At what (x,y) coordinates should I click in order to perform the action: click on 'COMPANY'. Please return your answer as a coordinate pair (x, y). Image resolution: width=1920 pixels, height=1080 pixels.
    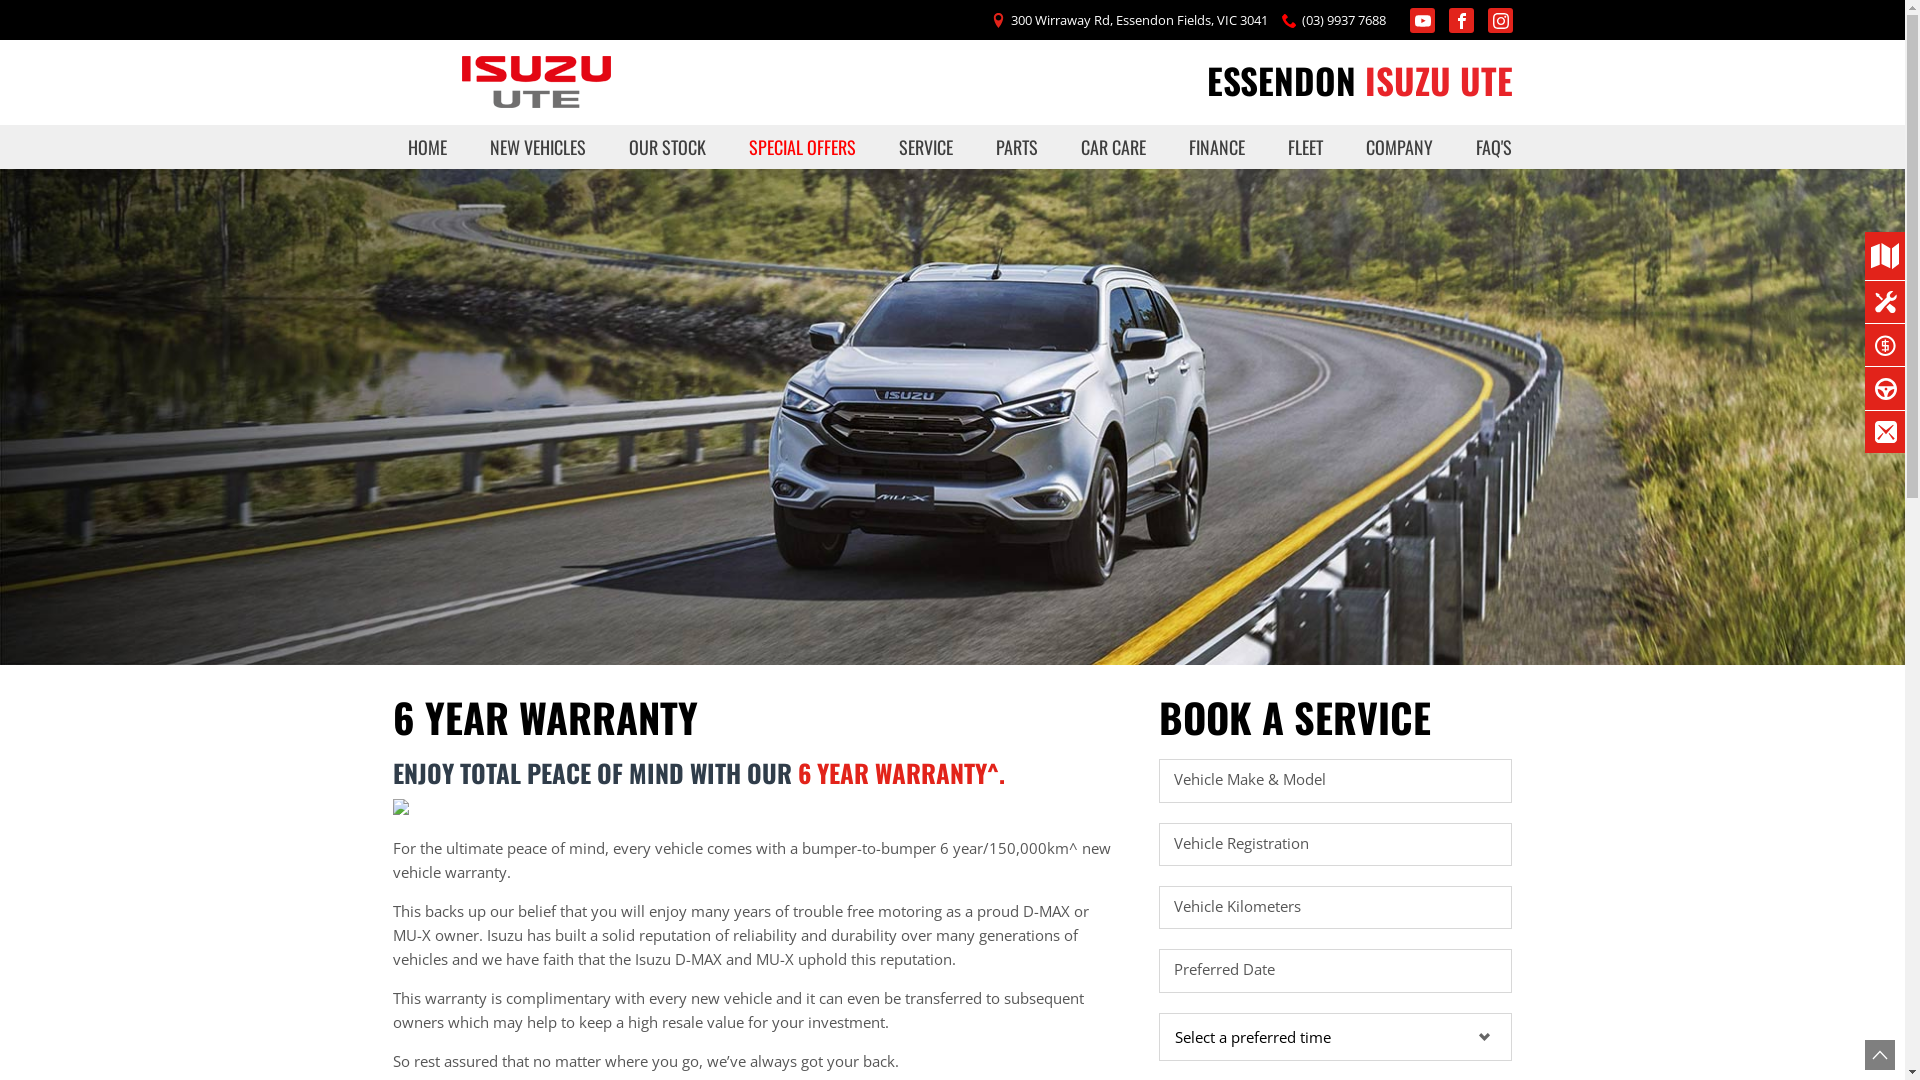
    Looking at the image, I should click on (1398, 145).